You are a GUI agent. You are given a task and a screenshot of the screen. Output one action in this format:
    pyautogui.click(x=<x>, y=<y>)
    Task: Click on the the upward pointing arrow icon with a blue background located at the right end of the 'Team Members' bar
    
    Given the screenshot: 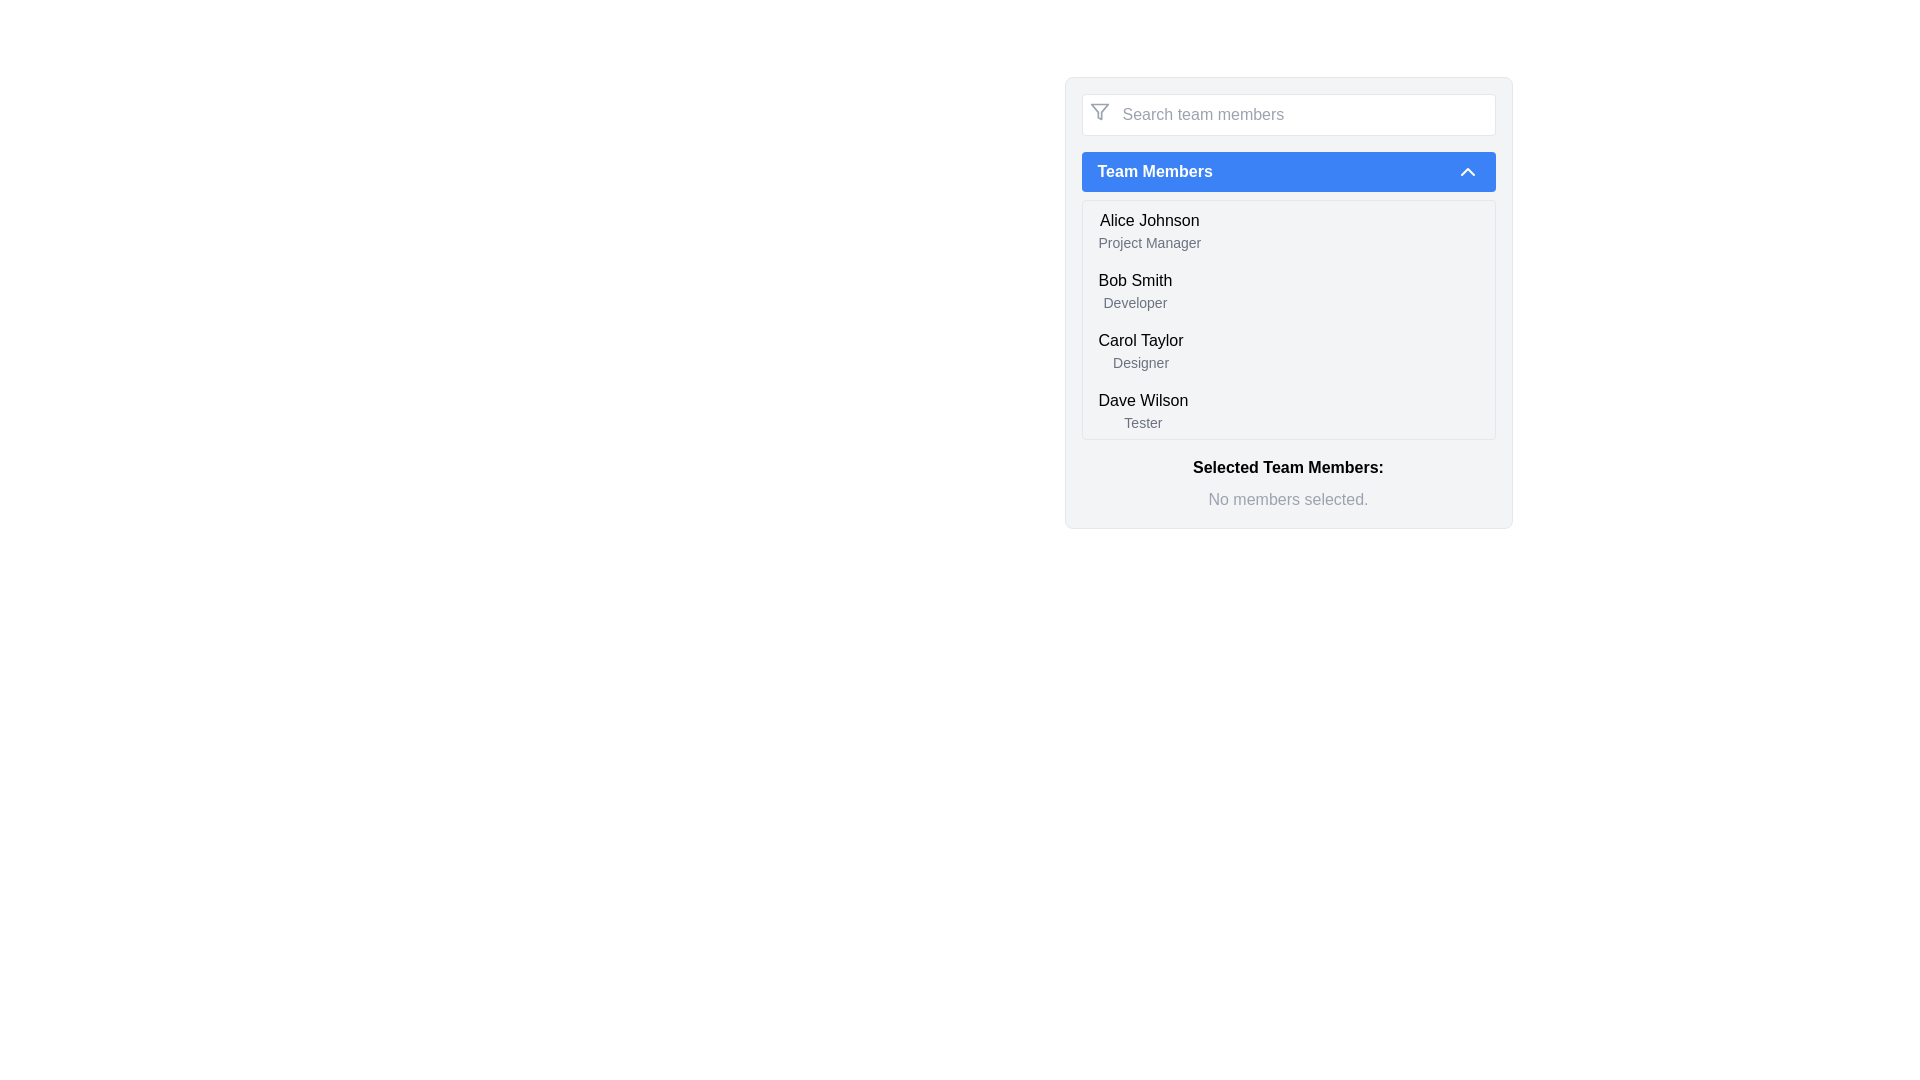 What is the action you would take?
    pyautogui.click(x=1467, y=171)
    